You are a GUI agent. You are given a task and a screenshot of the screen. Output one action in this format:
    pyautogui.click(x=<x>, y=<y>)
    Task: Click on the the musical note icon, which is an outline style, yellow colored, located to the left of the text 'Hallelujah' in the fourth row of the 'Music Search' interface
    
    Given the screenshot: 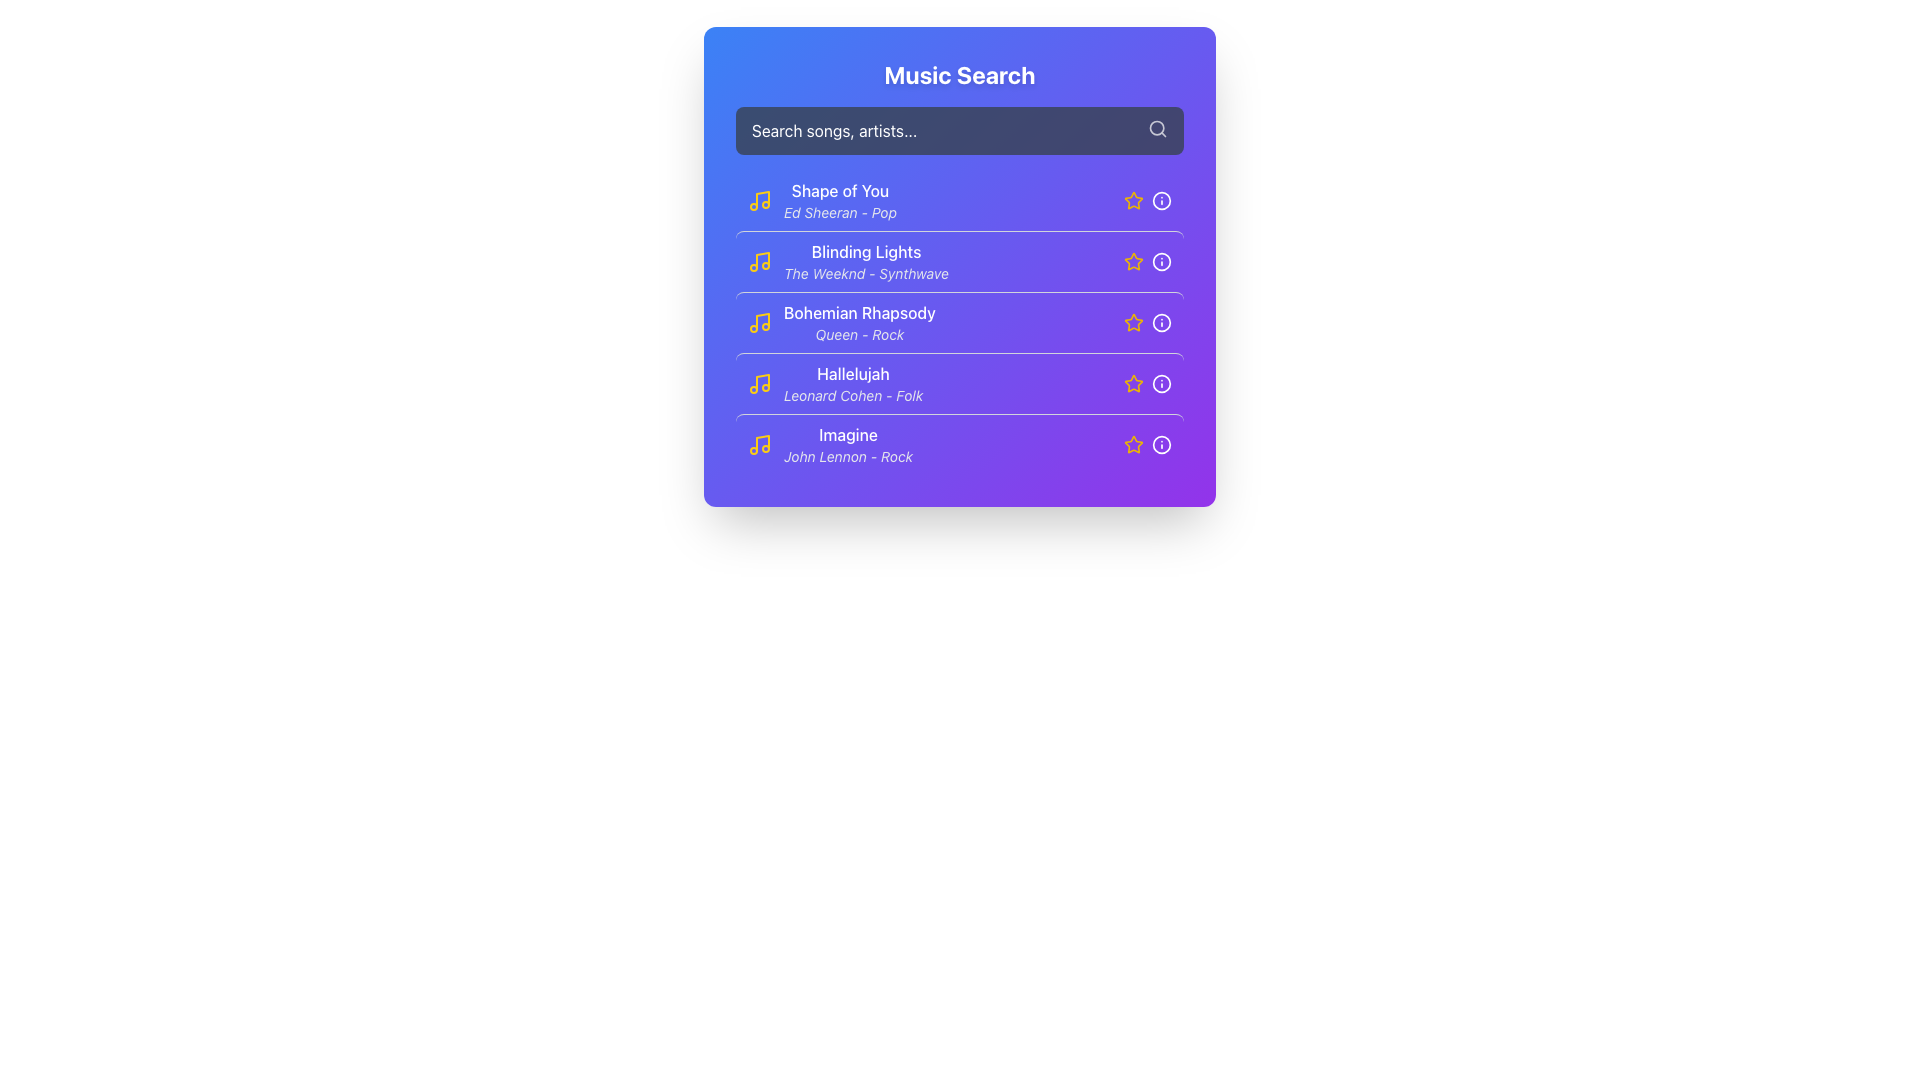 What is the action you would take?
    pyautogui.click(x=758, y=384)
    